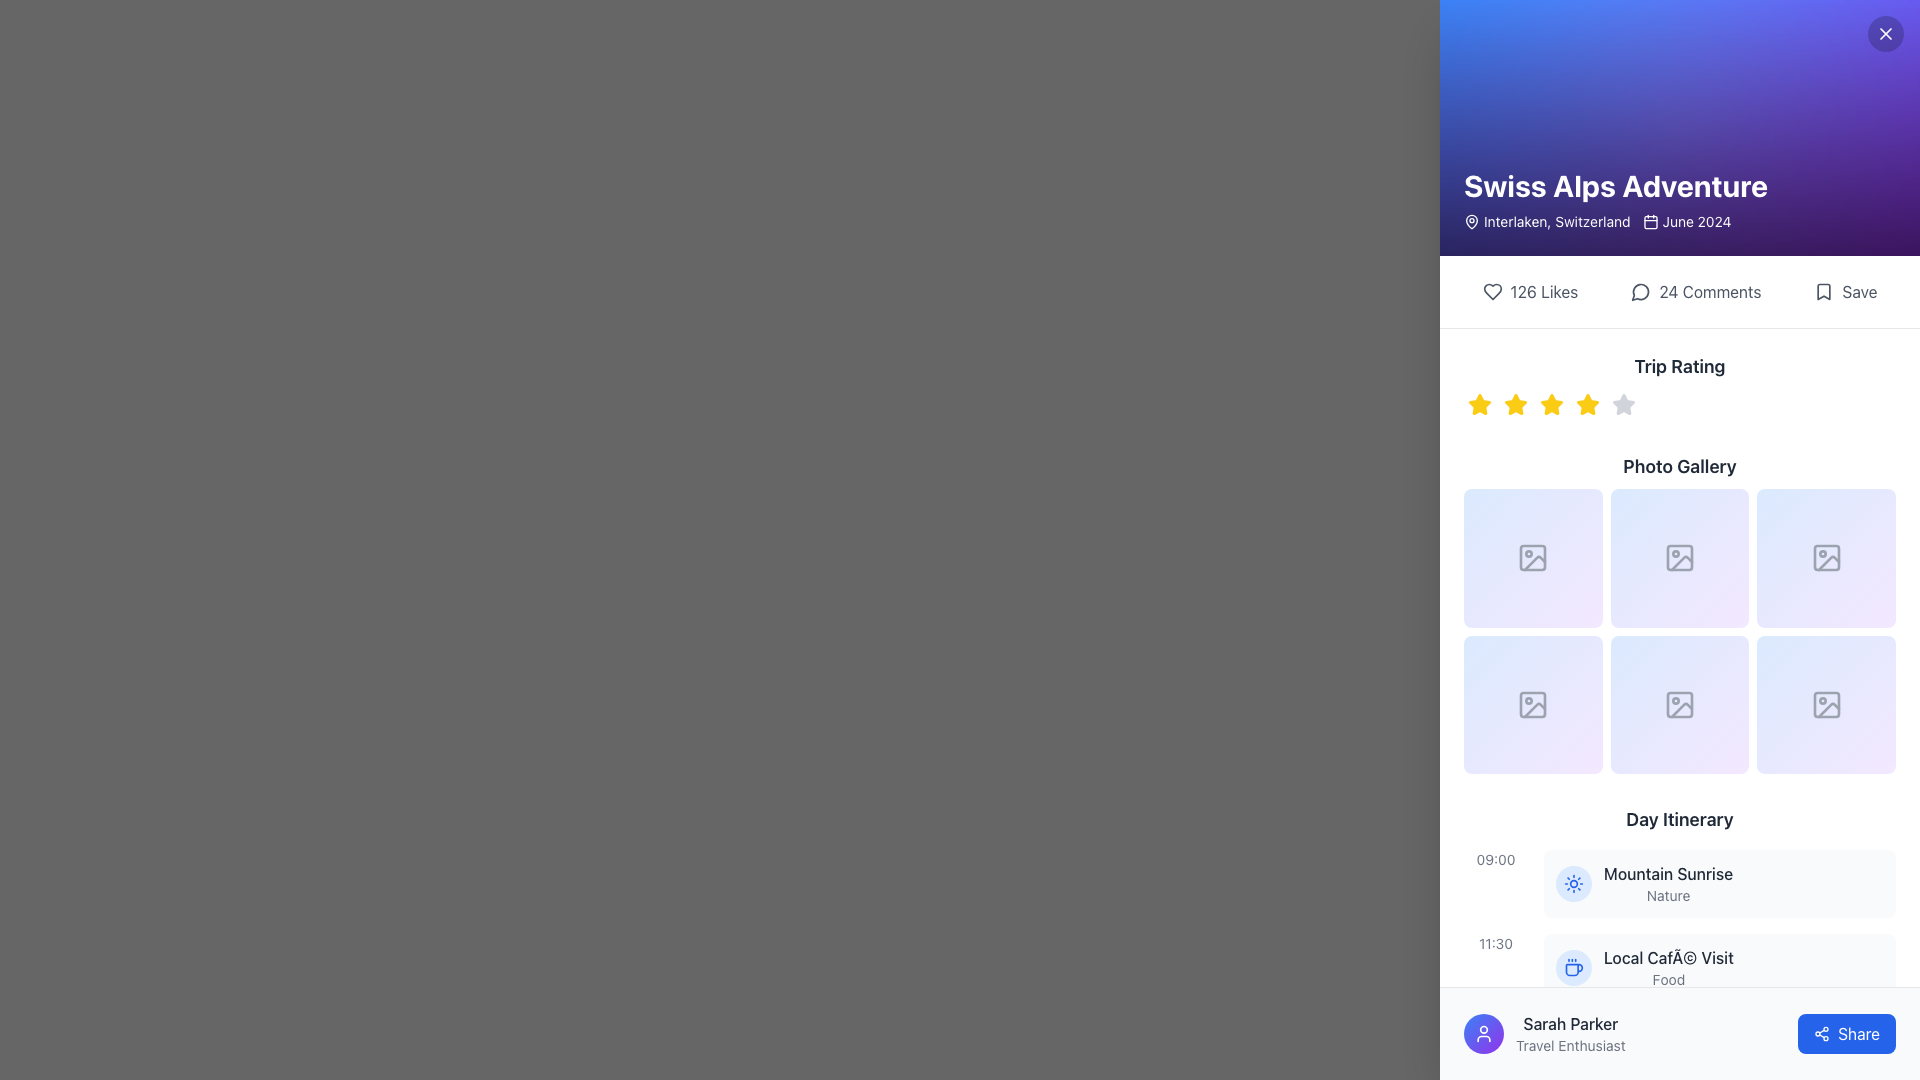 This screenshot has width=1920, height=1080. Describe the element at coordinates (1826, 704) in the screenshot. I see `the sixth Image Placeholder element in the bottom-right corner of the photo gallery grid` at that location.